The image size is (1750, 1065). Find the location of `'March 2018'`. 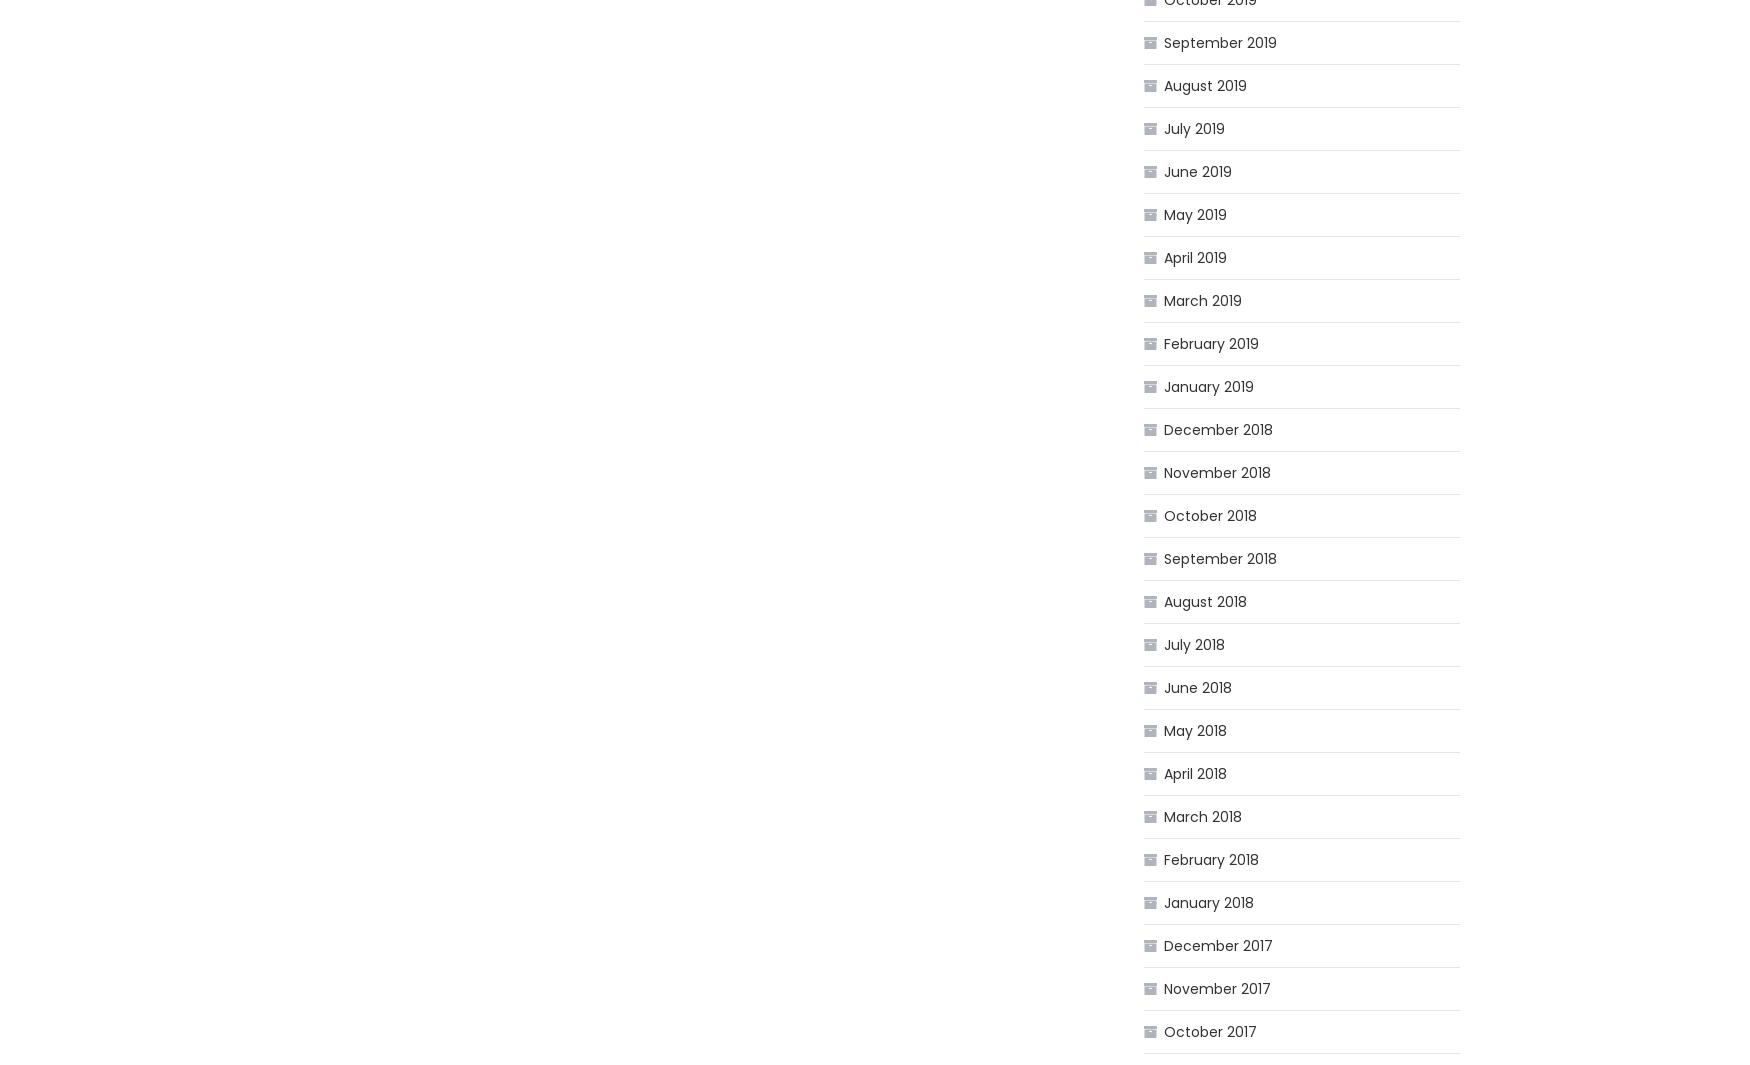

'March 2018' is located at coordinates (1202, 816).